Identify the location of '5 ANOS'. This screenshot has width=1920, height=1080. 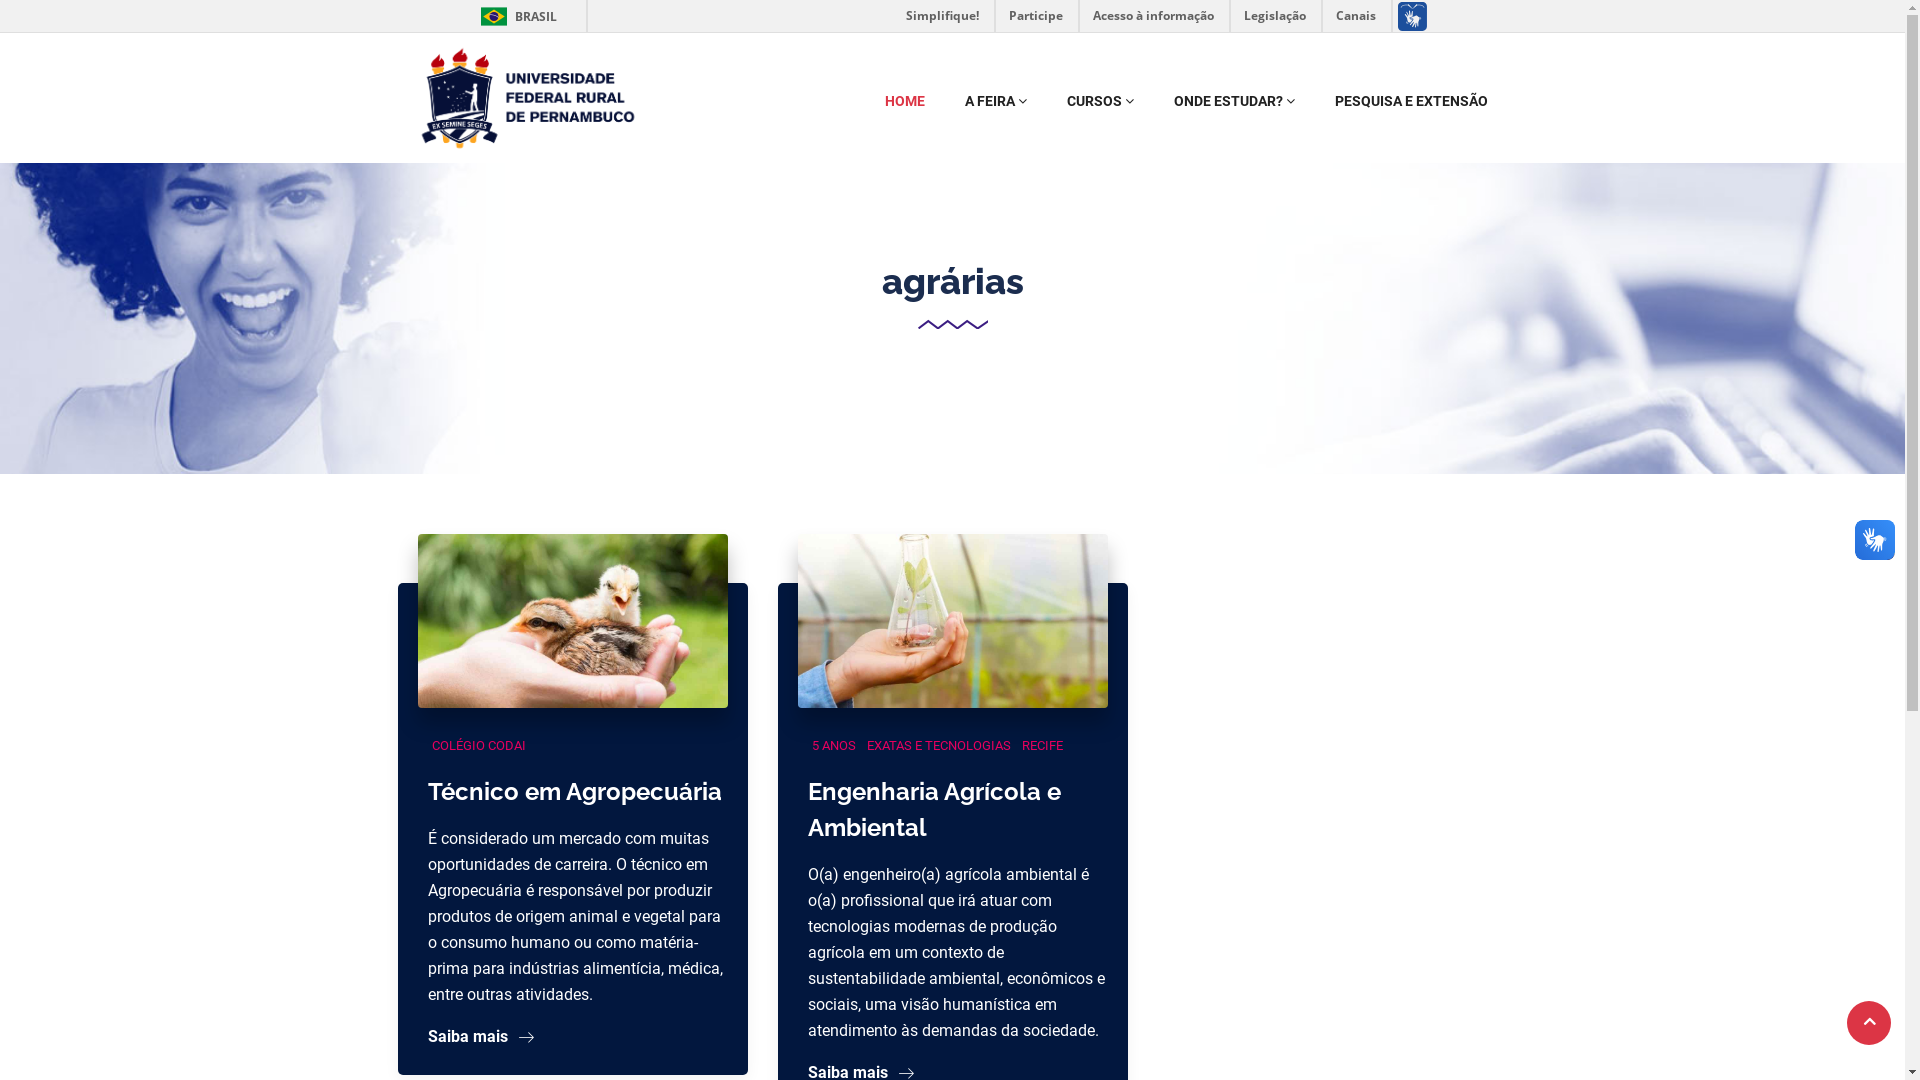
(807, 745).